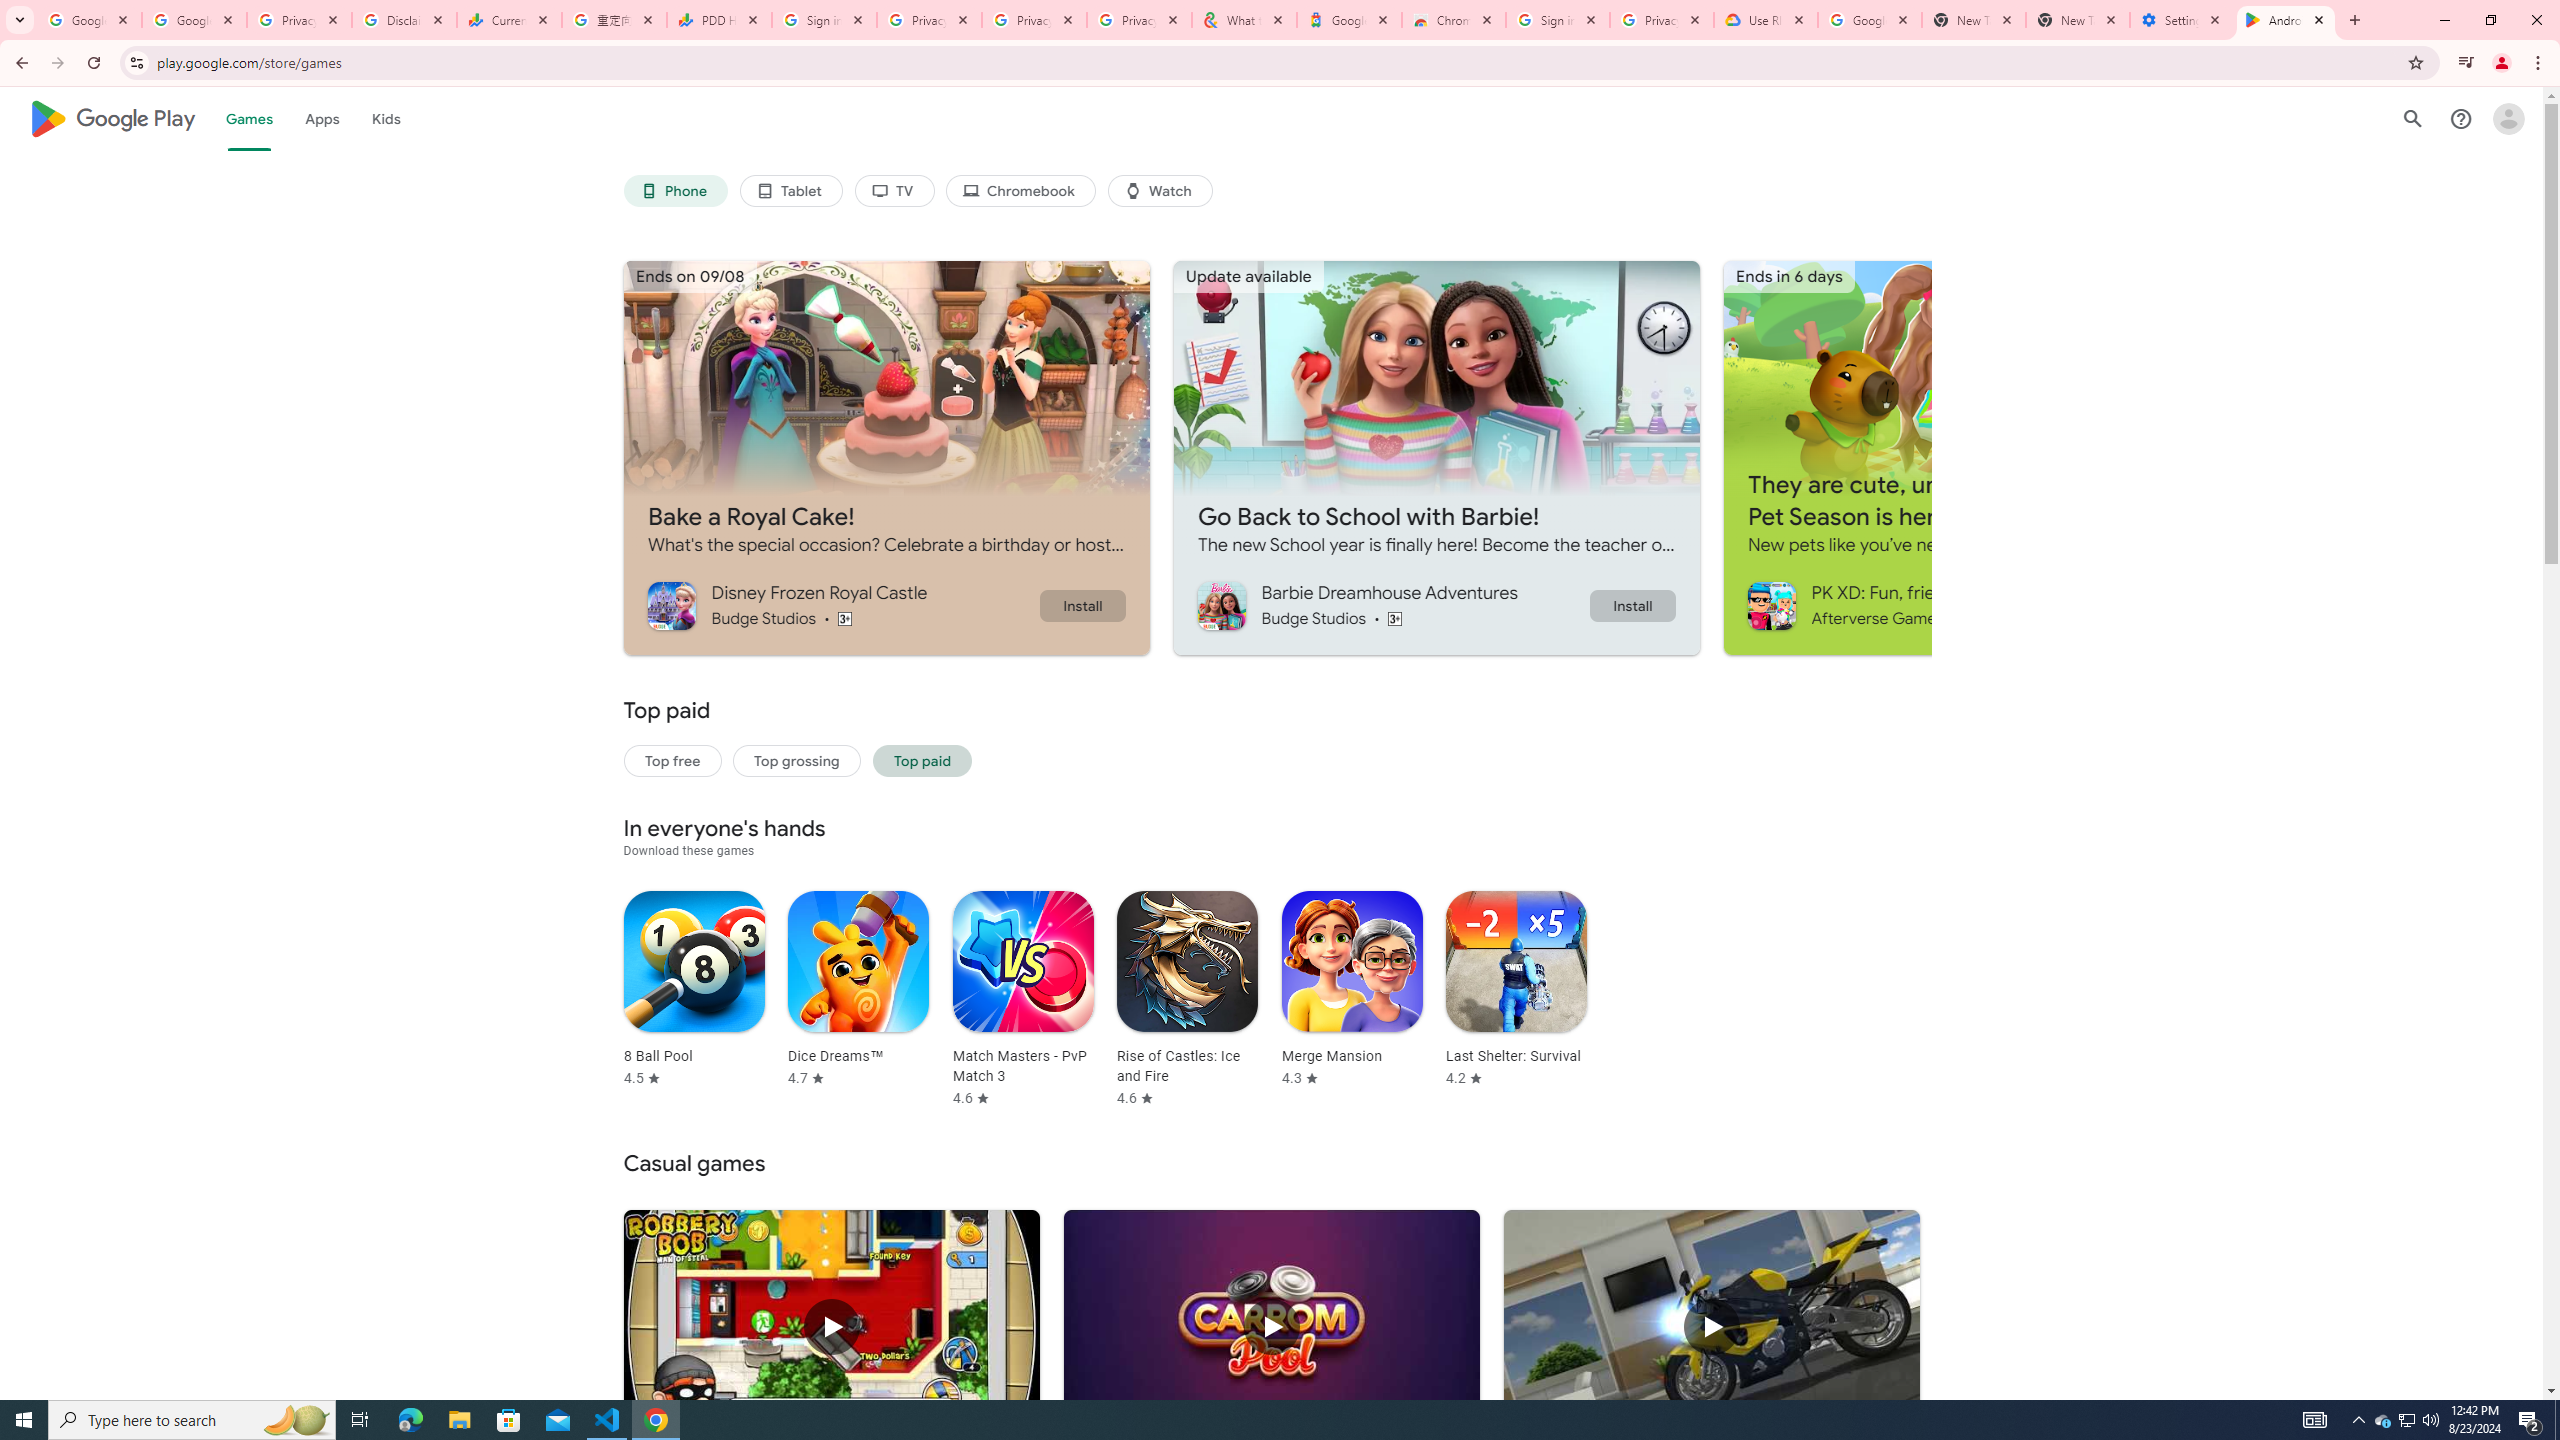 The image size is (2560, 1440). I want to click on 'Tablet', so click(790, 191).